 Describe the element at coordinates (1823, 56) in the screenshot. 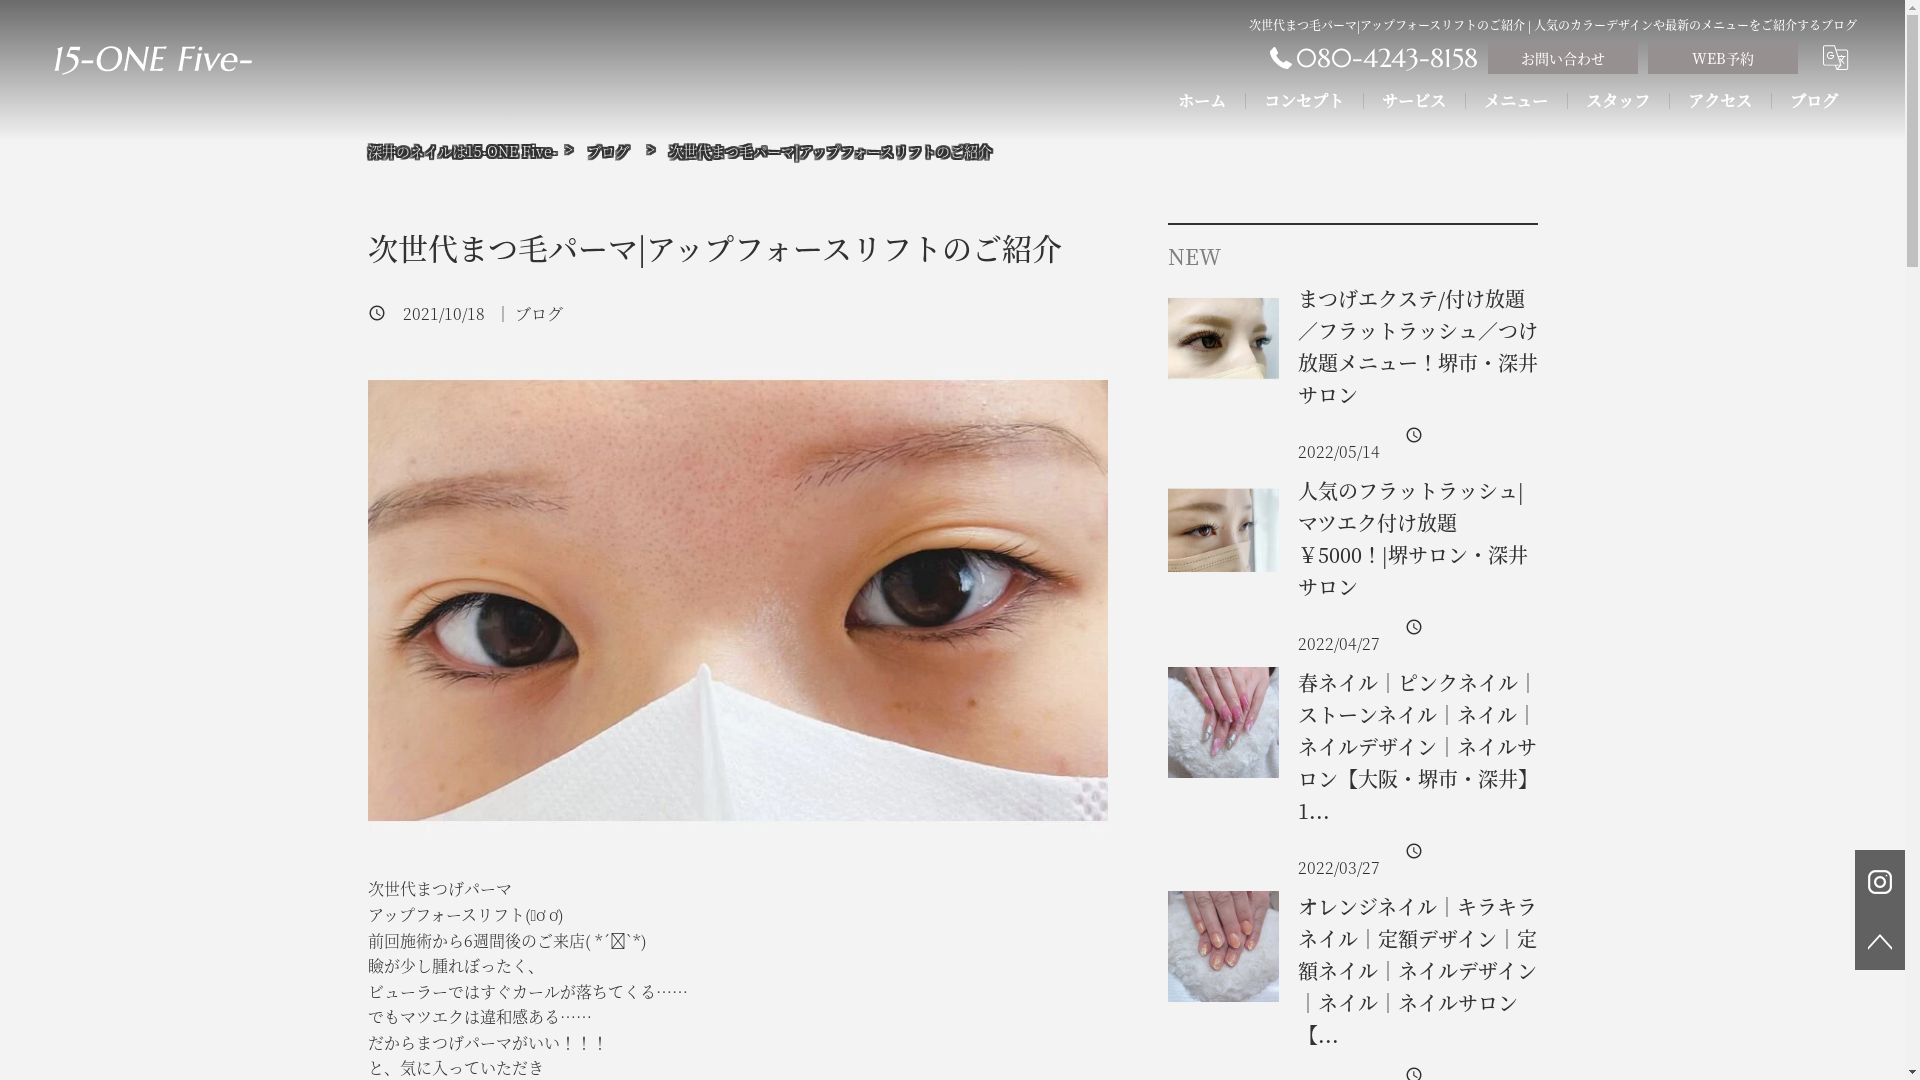

I see `'translate'` at that location.